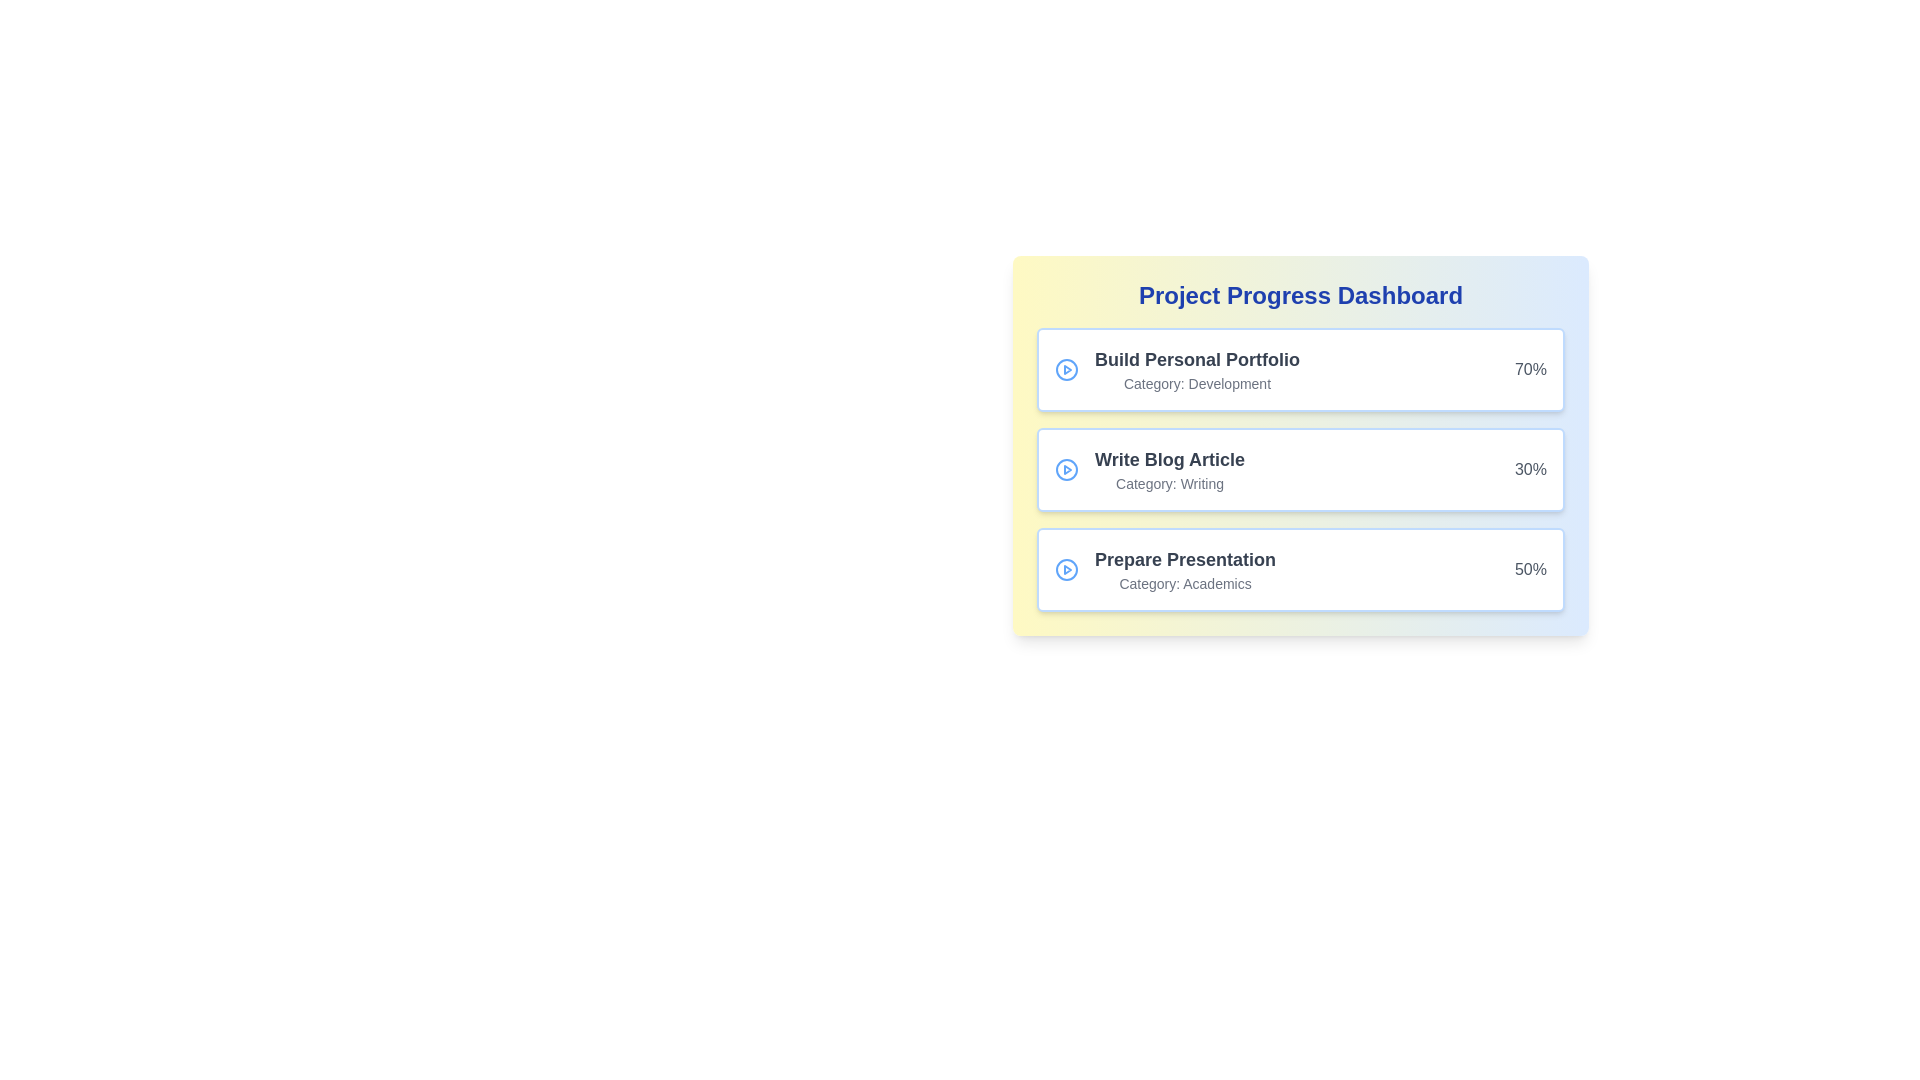  Describe the element at coordinates (1530, 370) in the screenshot. I see `the Label displaying '70%' located at the top-right corner of the first card, adjacent to 'Build Personal Portfolio'` at that location.